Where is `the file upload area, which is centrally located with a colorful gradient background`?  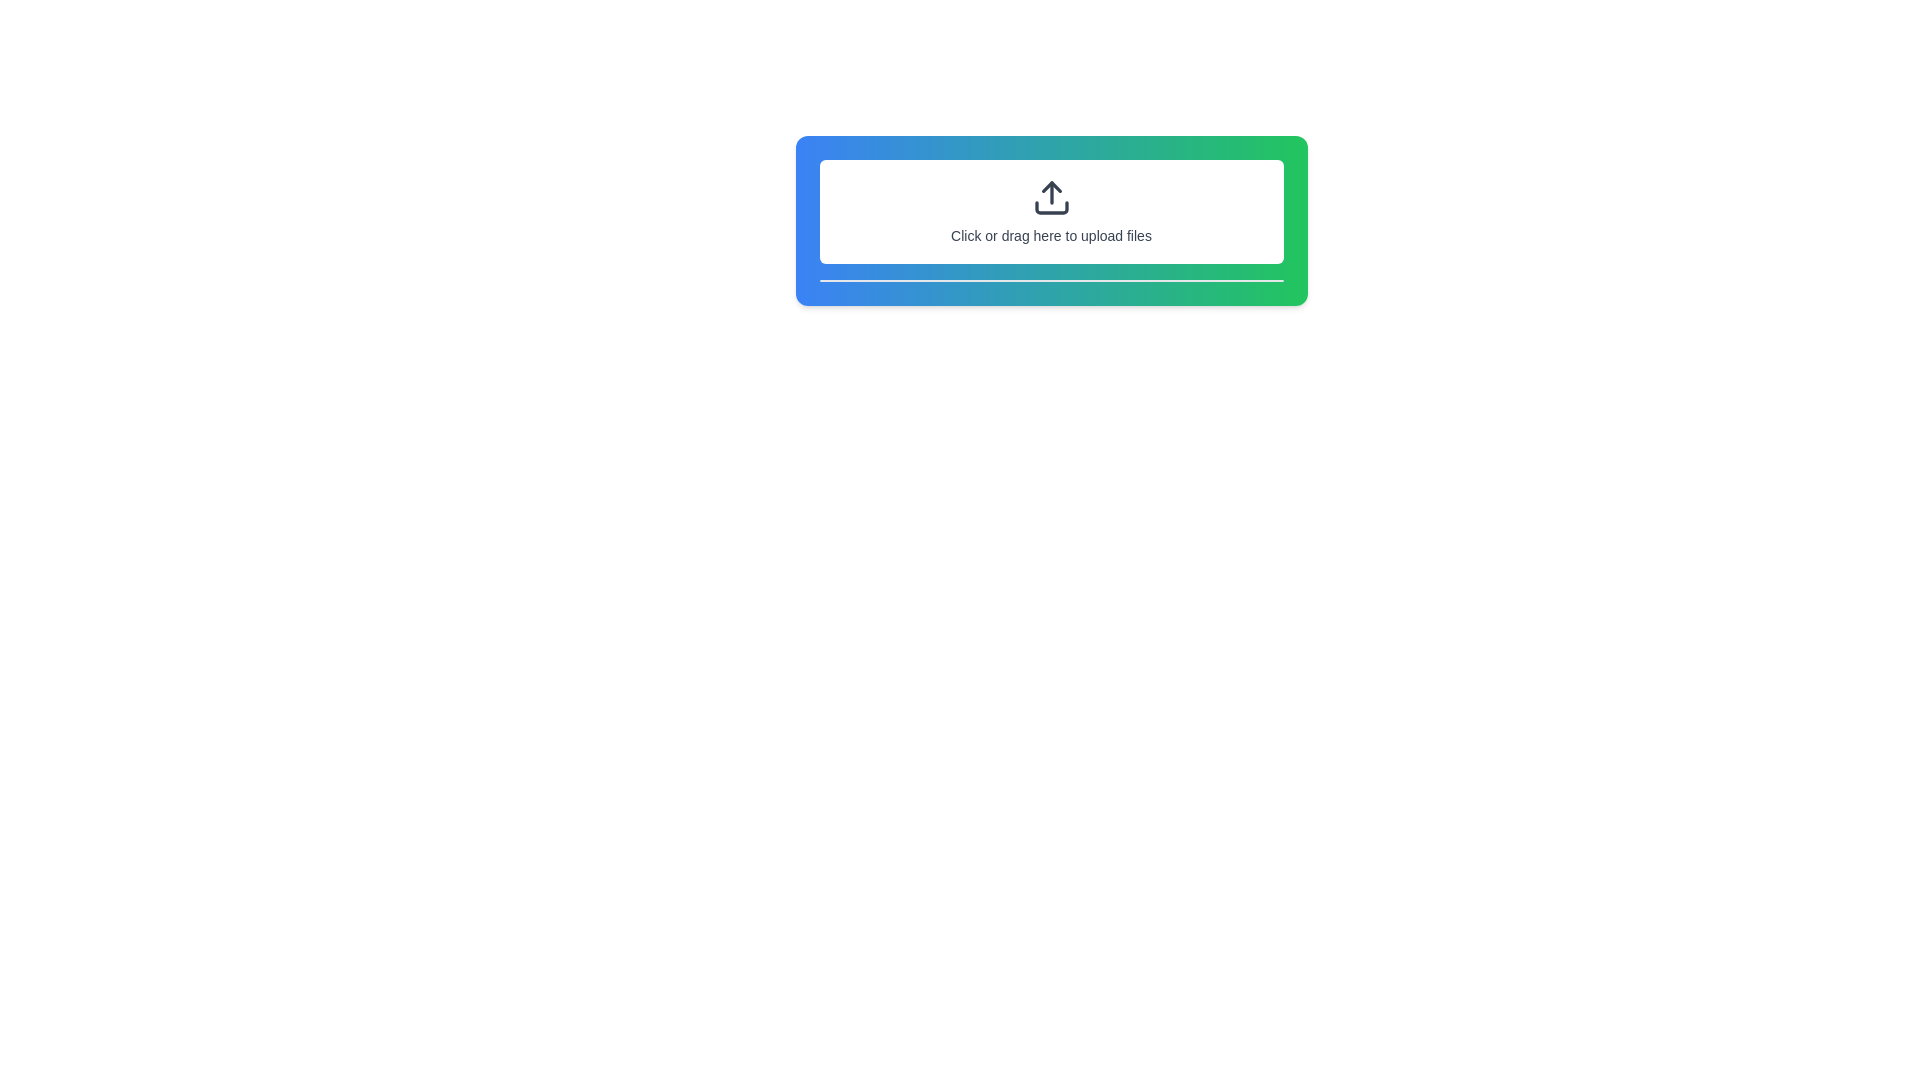 the file upload area, which is centrally located with a colorful gradient background is located at coordinates (1050, 220).